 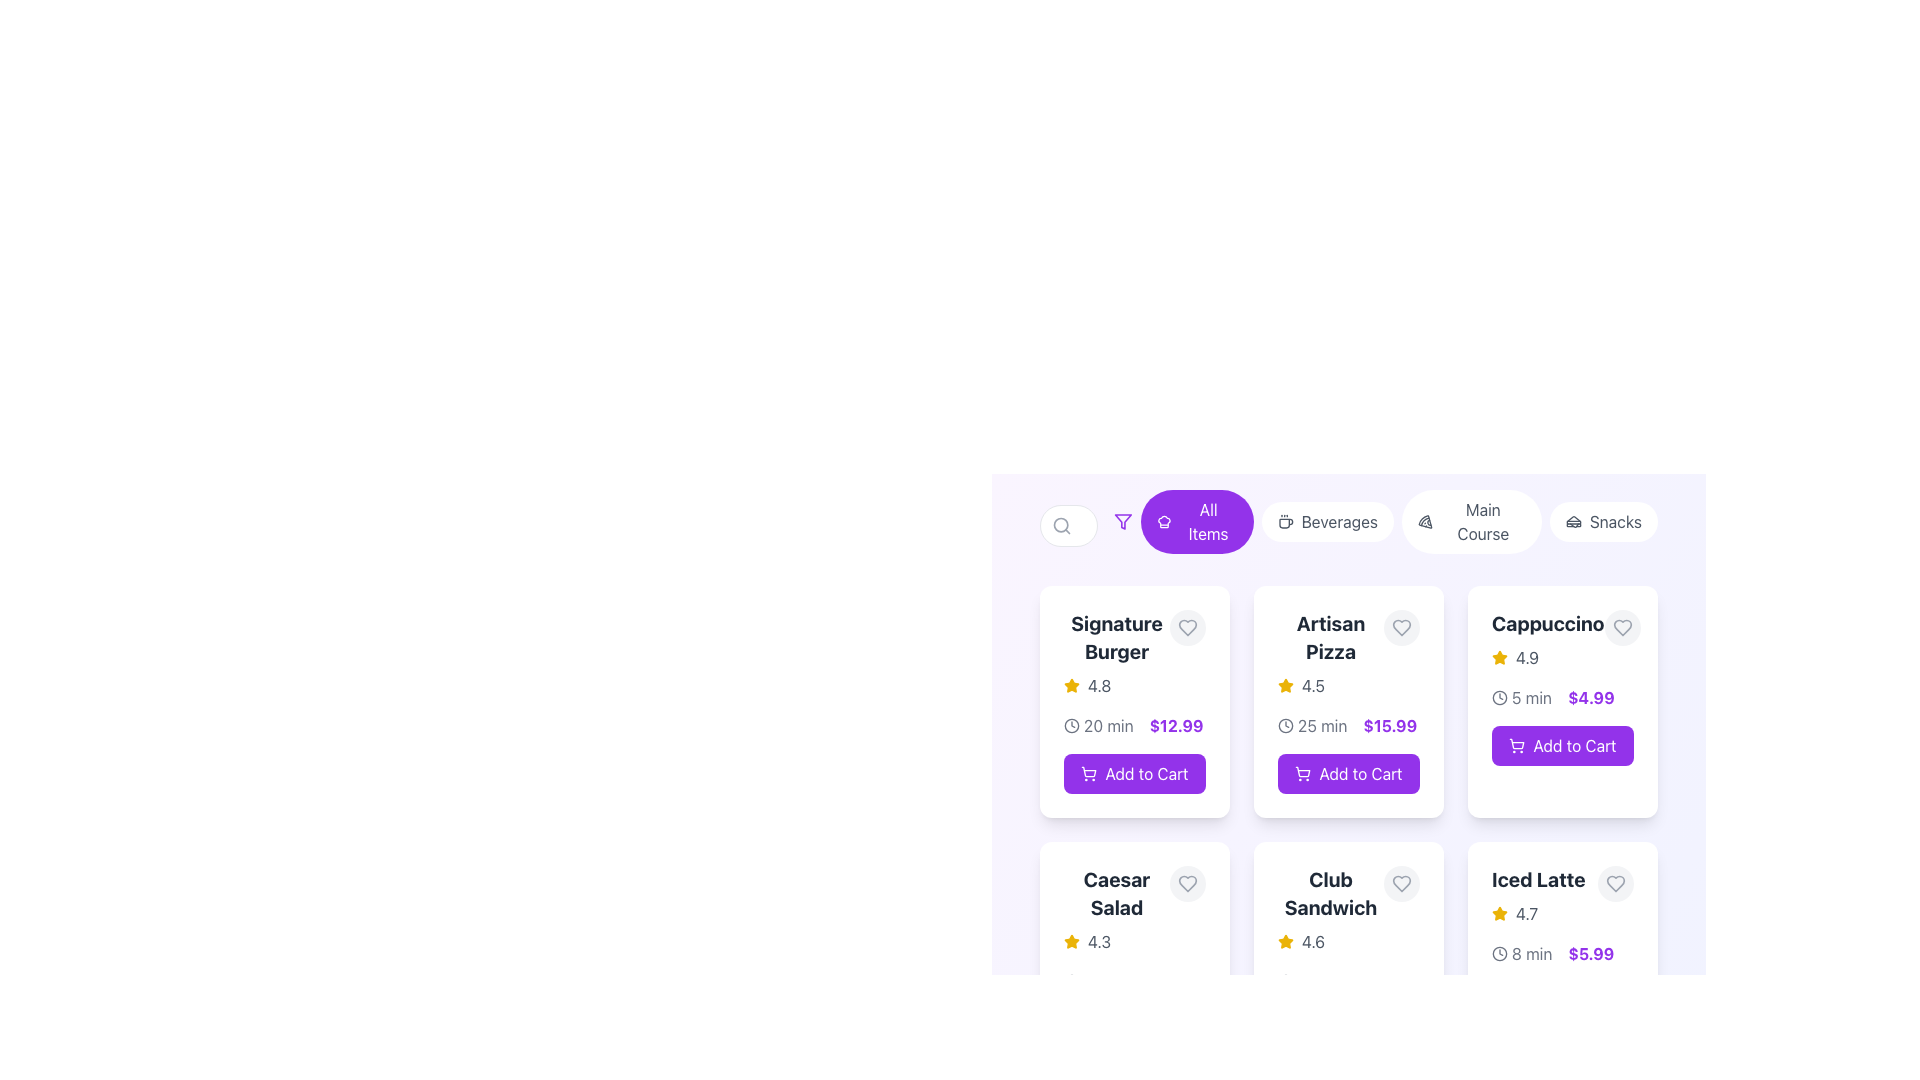 What do you see at coordinates (1562, 697) in the screenshot?
I see `information displayed on the text label with an icon that shows the estimated serving/preparation time and cost of the 'Cappuccino' product, located above the 'Add to Cart' button` at bounding box center [1562, 697].